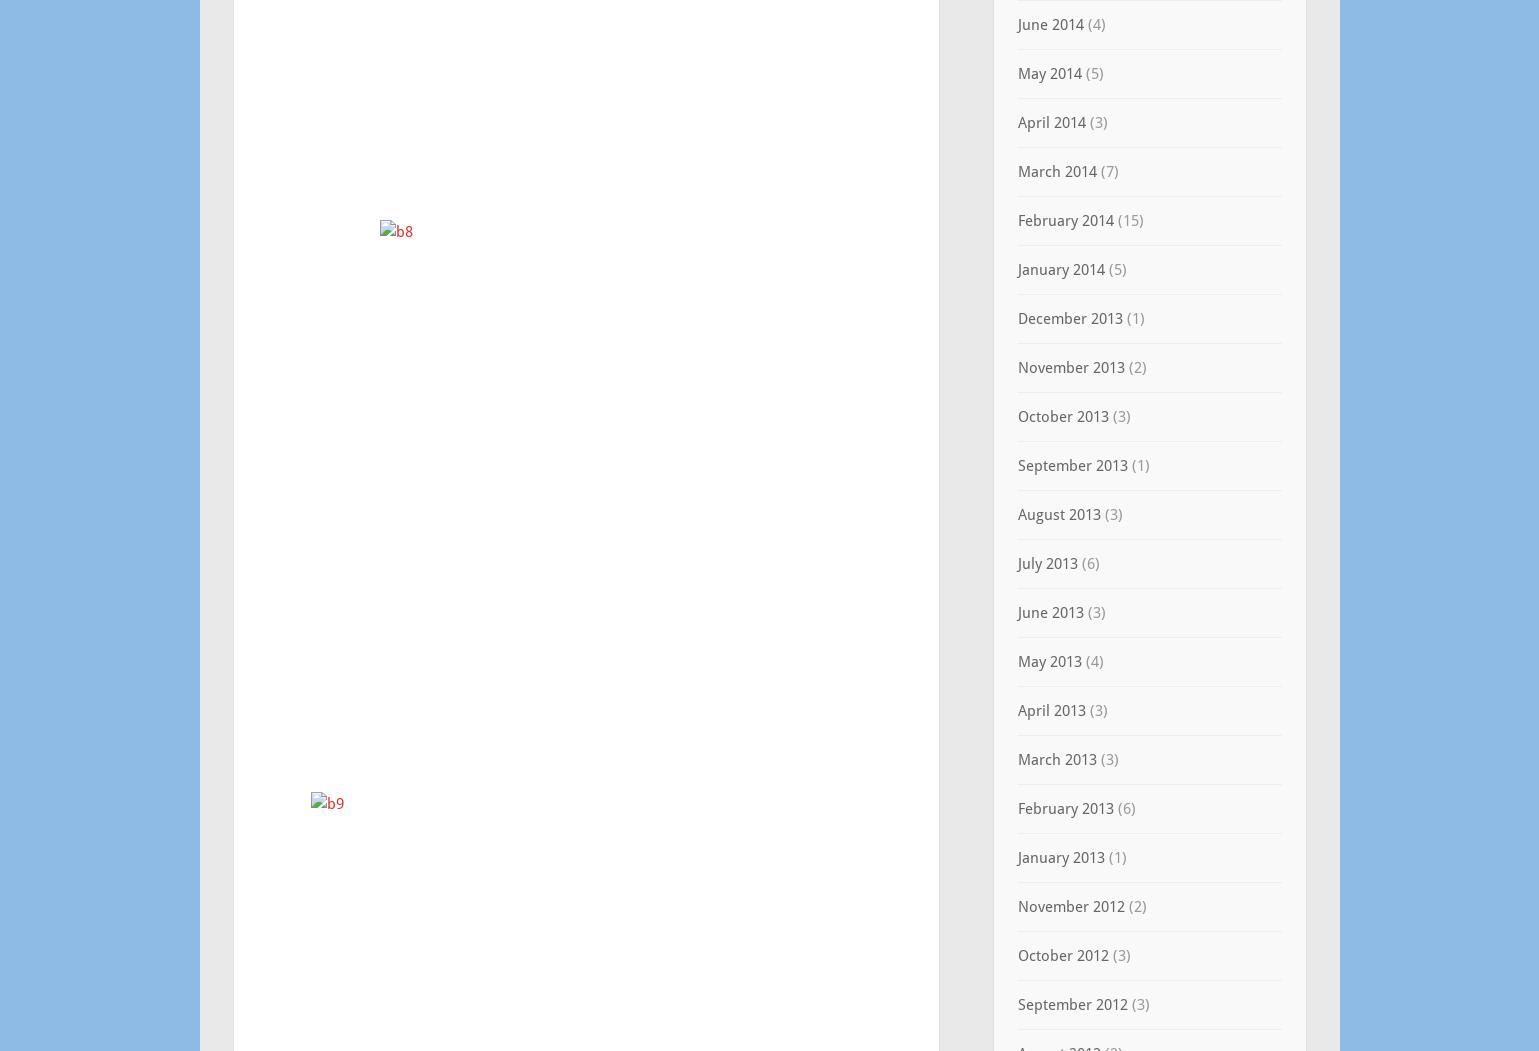 This screenshot has height=1051, width=1539. What do you see at coordinates (1061, 417) in the screenshot?
I see `'October 2013'` at bounding box center [1061, 417].